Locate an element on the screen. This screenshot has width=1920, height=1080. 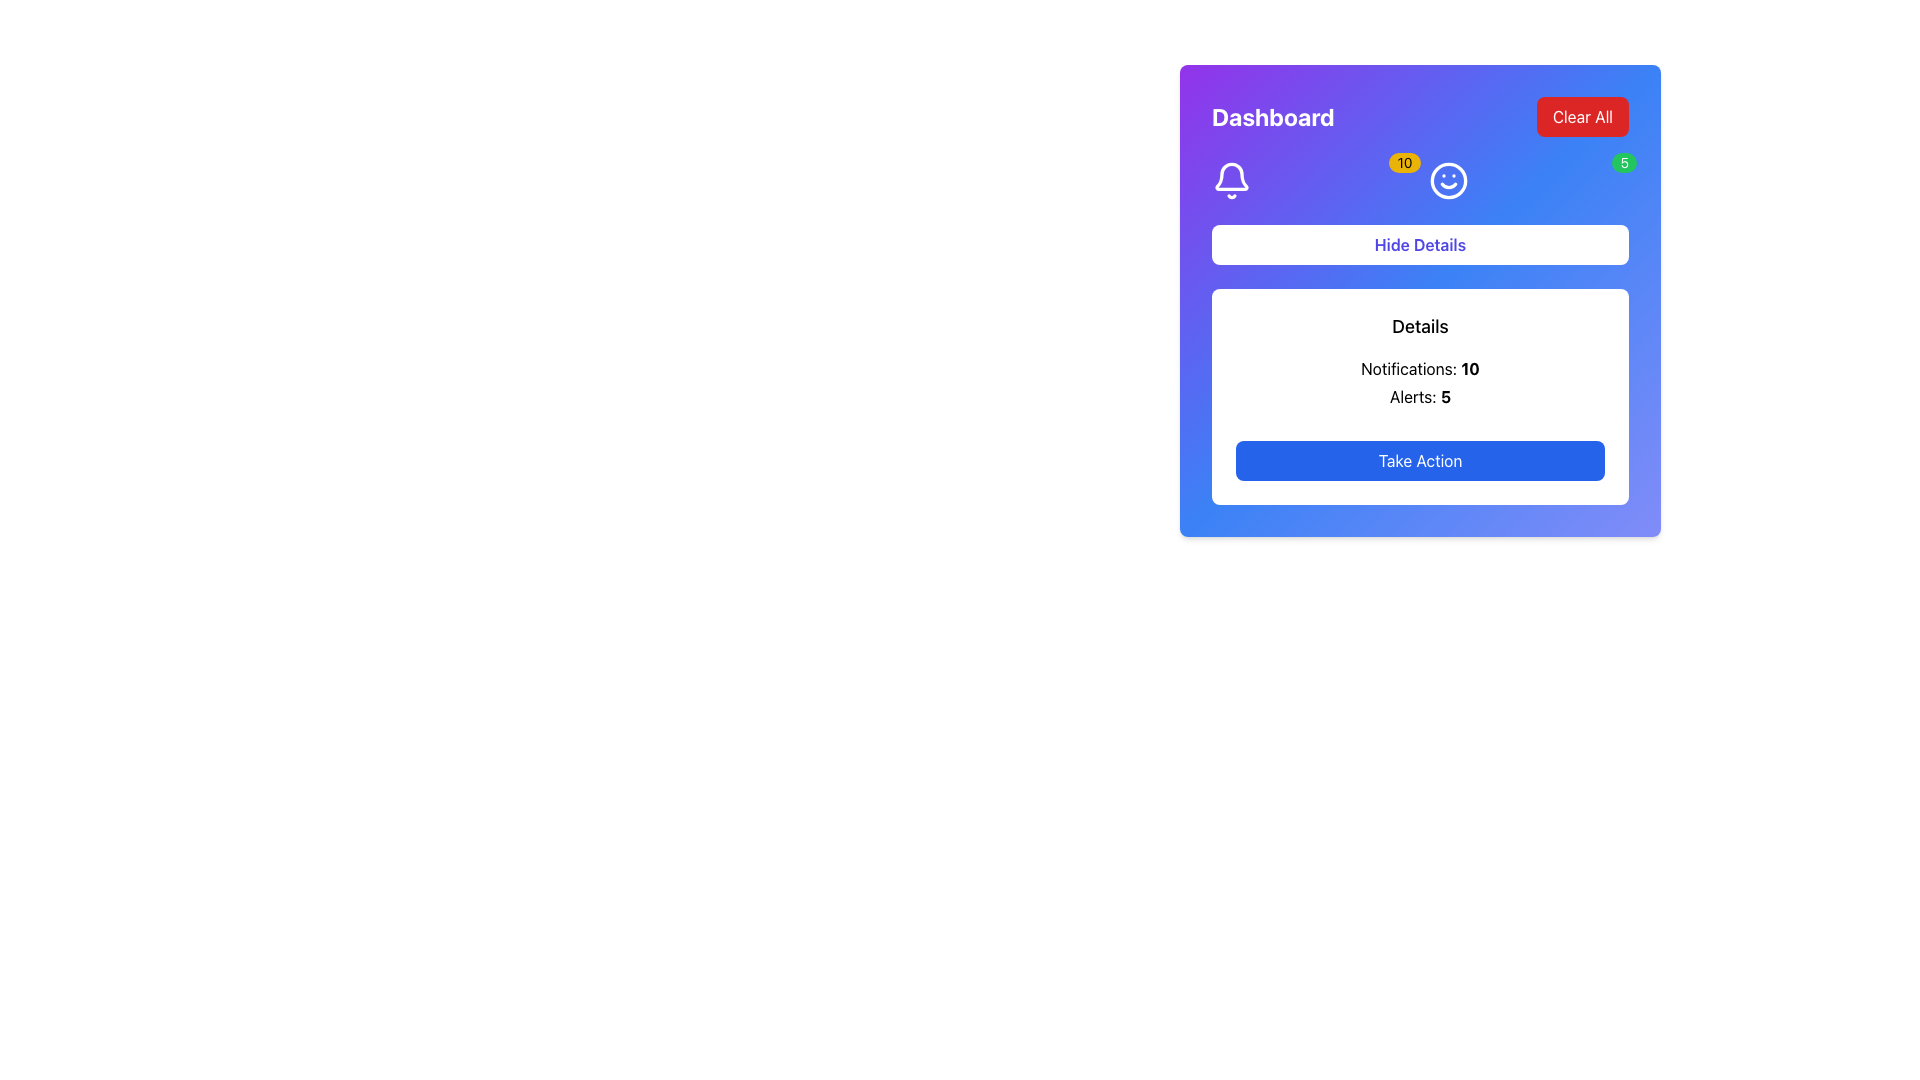
the notification icon located near the top-left corner of the box with a gradient background, just below the 'Dashboard' title and to the left of the yellow circle with the number '10' is located at coordinates (1231, 181).